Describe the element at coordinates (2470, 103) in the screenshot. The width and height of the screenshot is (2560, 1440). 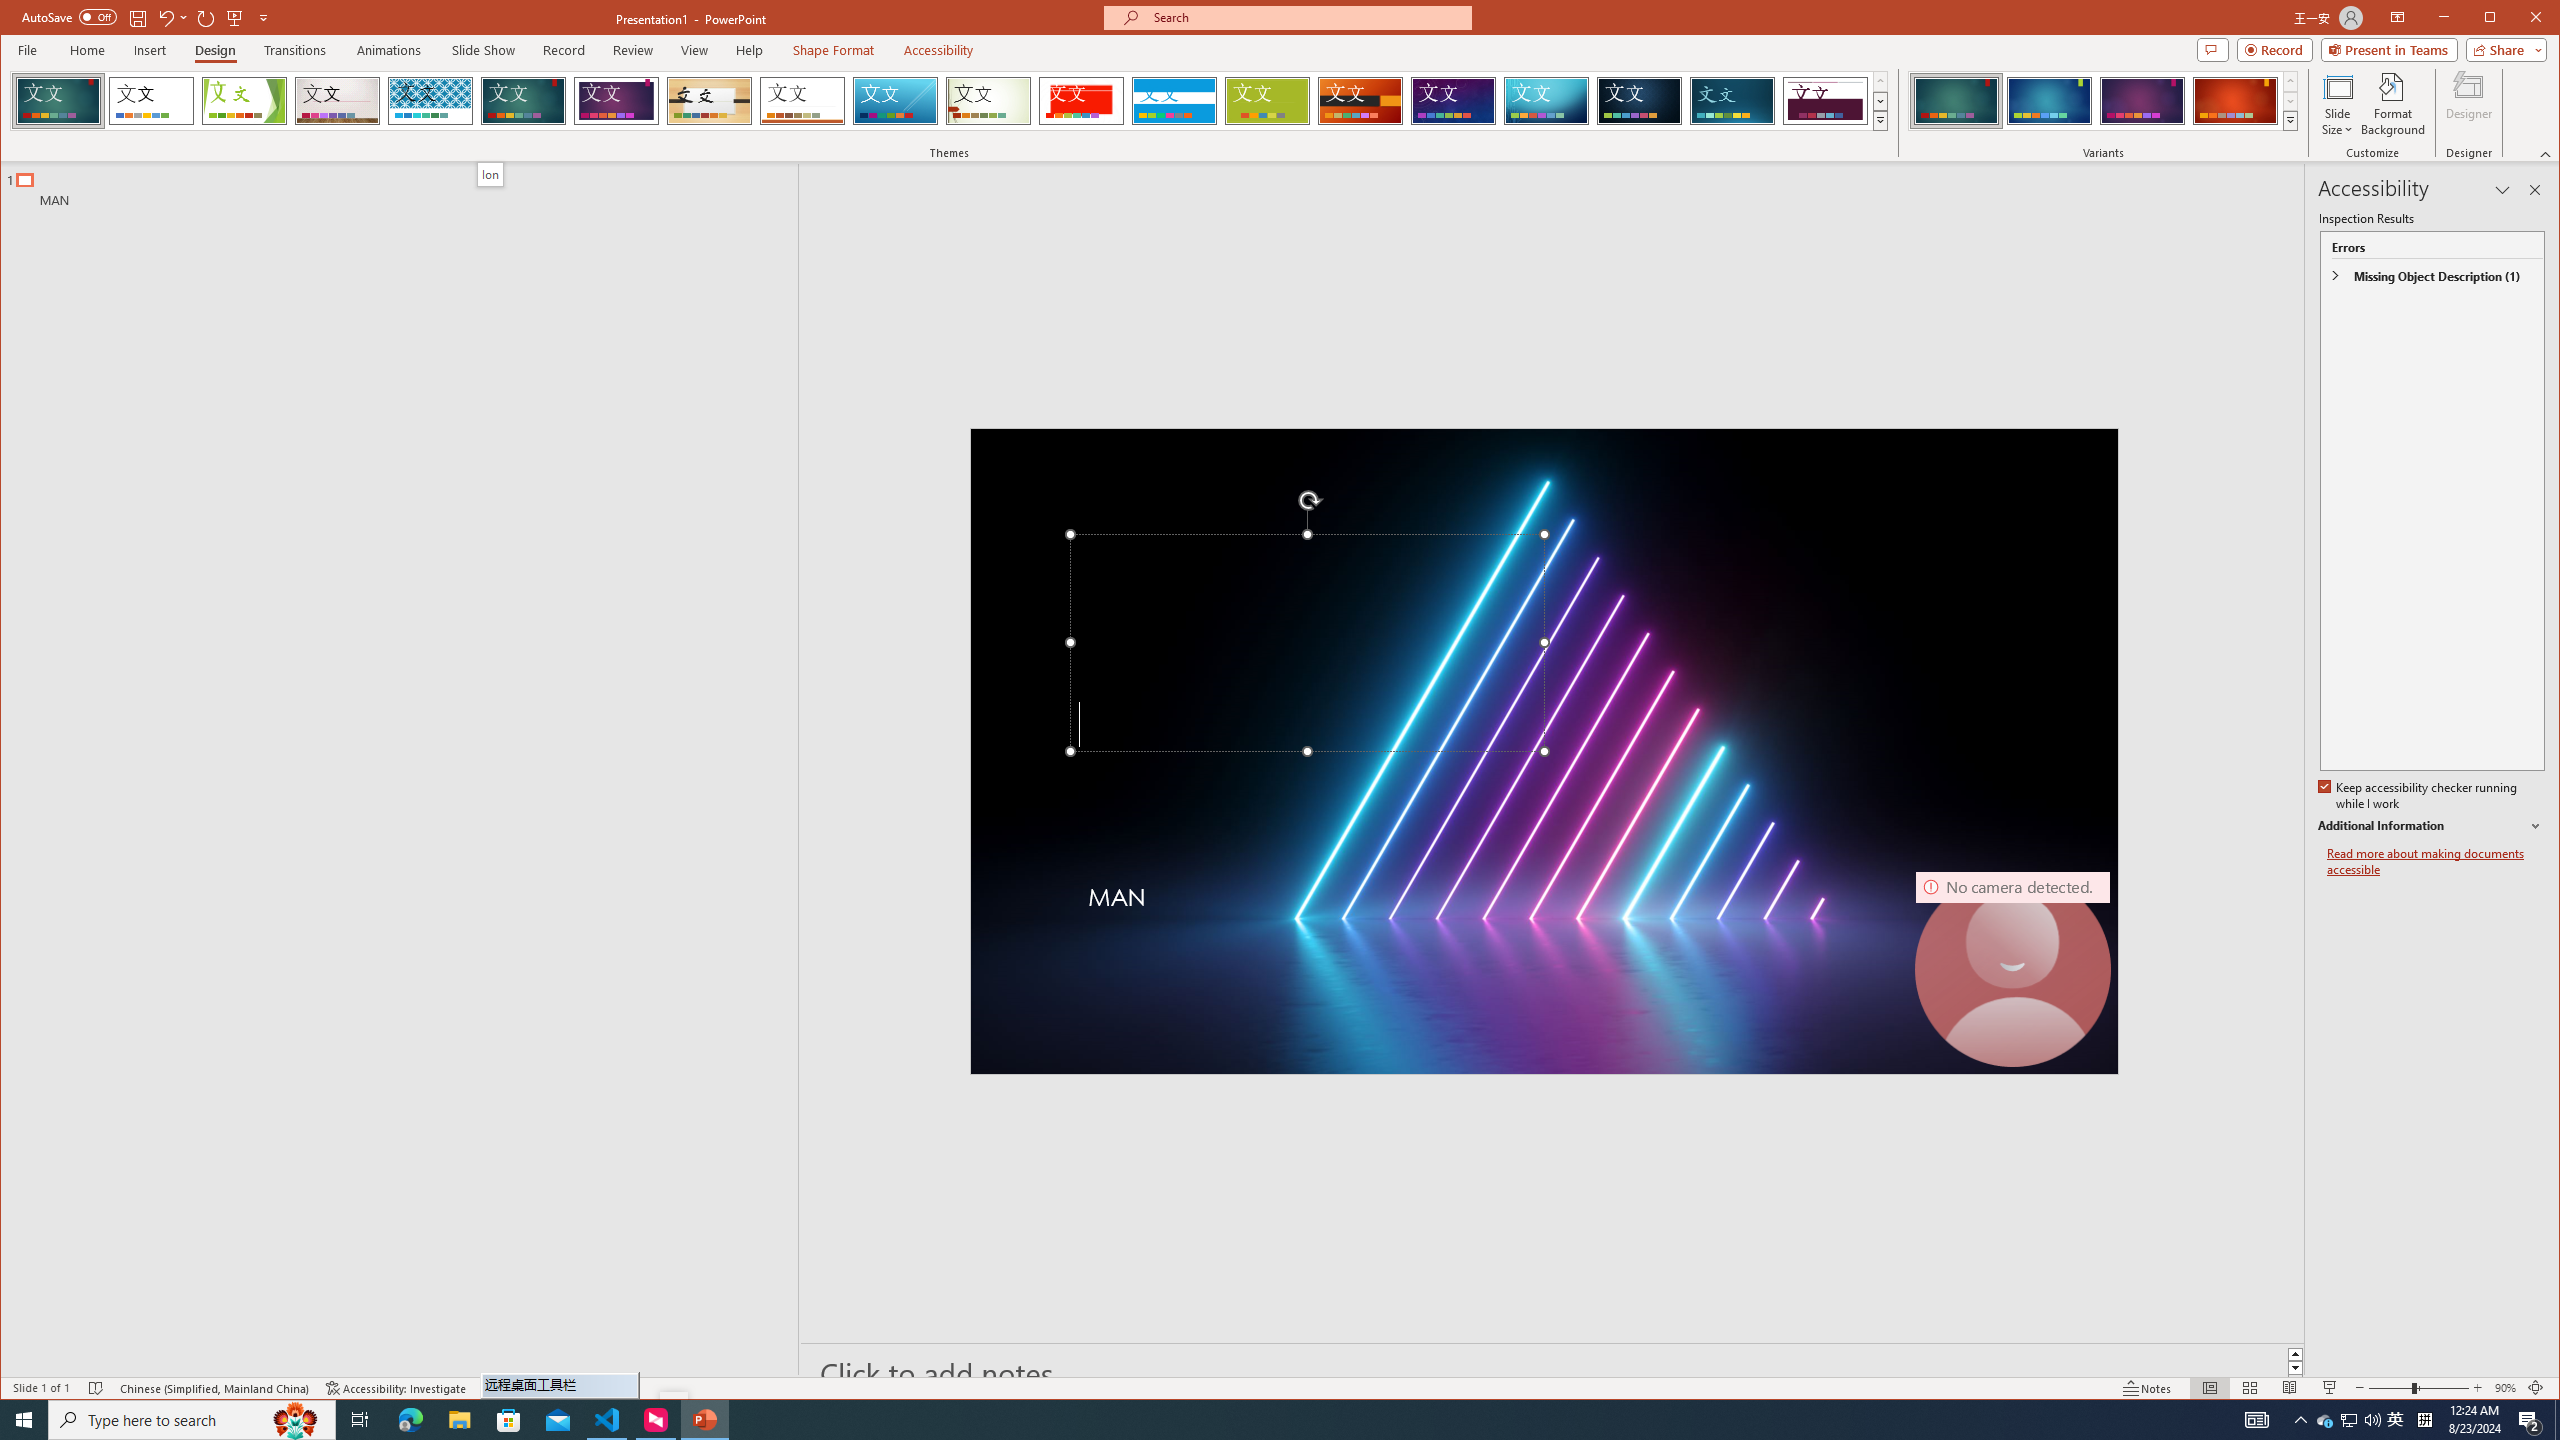
I see `'Designer'` at that location.